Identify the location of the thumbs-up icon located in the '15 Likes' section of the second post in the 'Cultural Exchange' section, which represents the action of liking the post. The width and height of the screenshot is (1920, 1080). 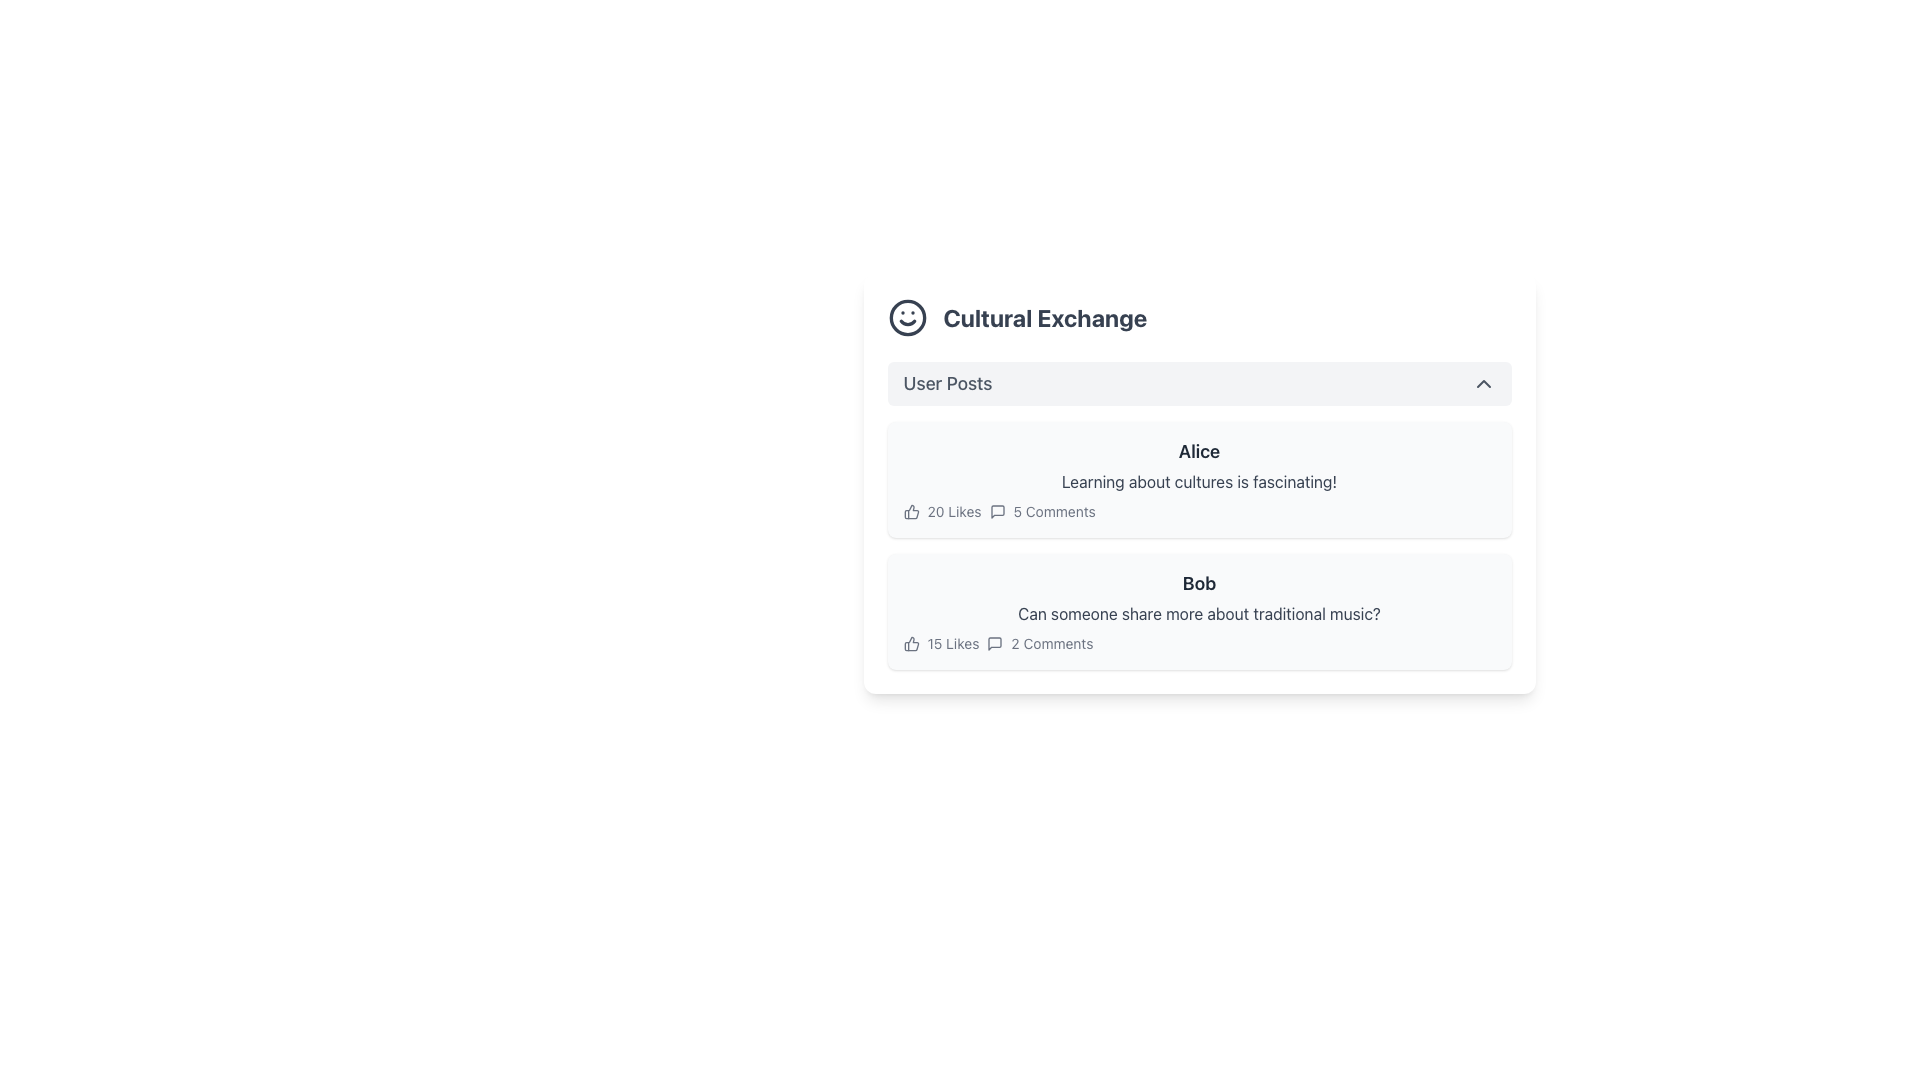
(910, 644).